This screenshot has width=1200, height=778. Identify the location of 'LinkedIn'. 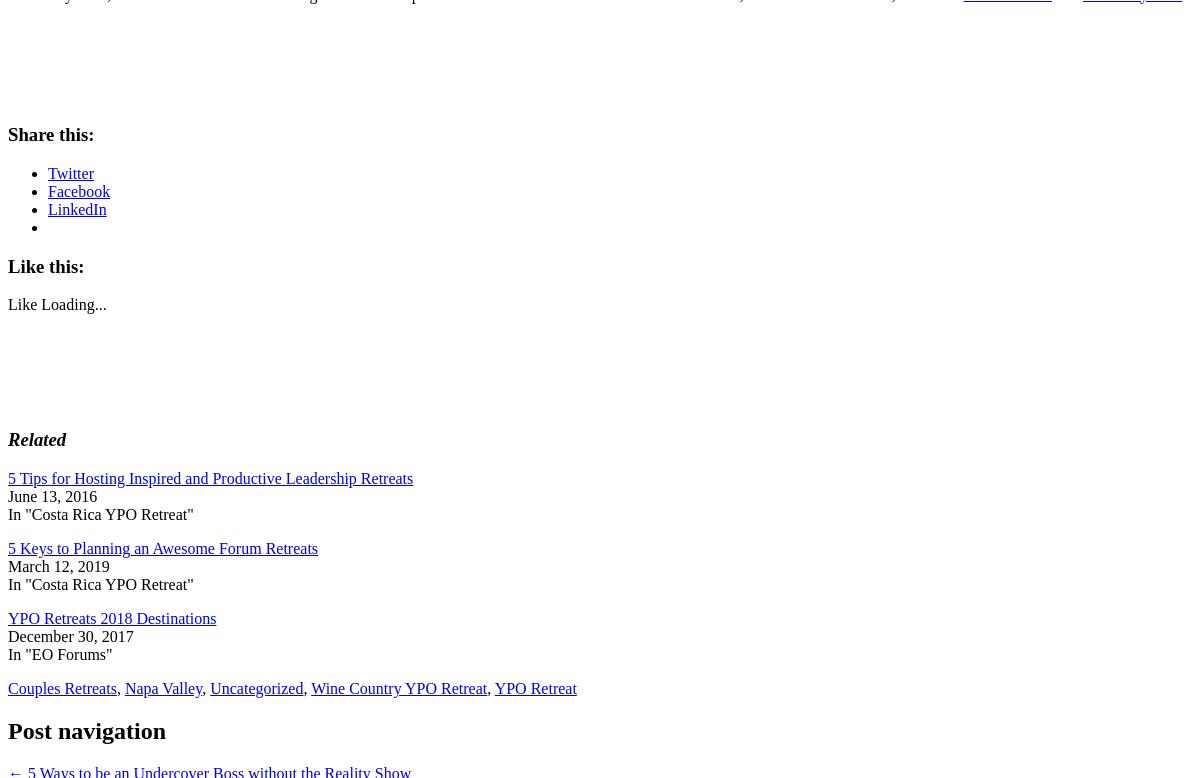
(77, 208).